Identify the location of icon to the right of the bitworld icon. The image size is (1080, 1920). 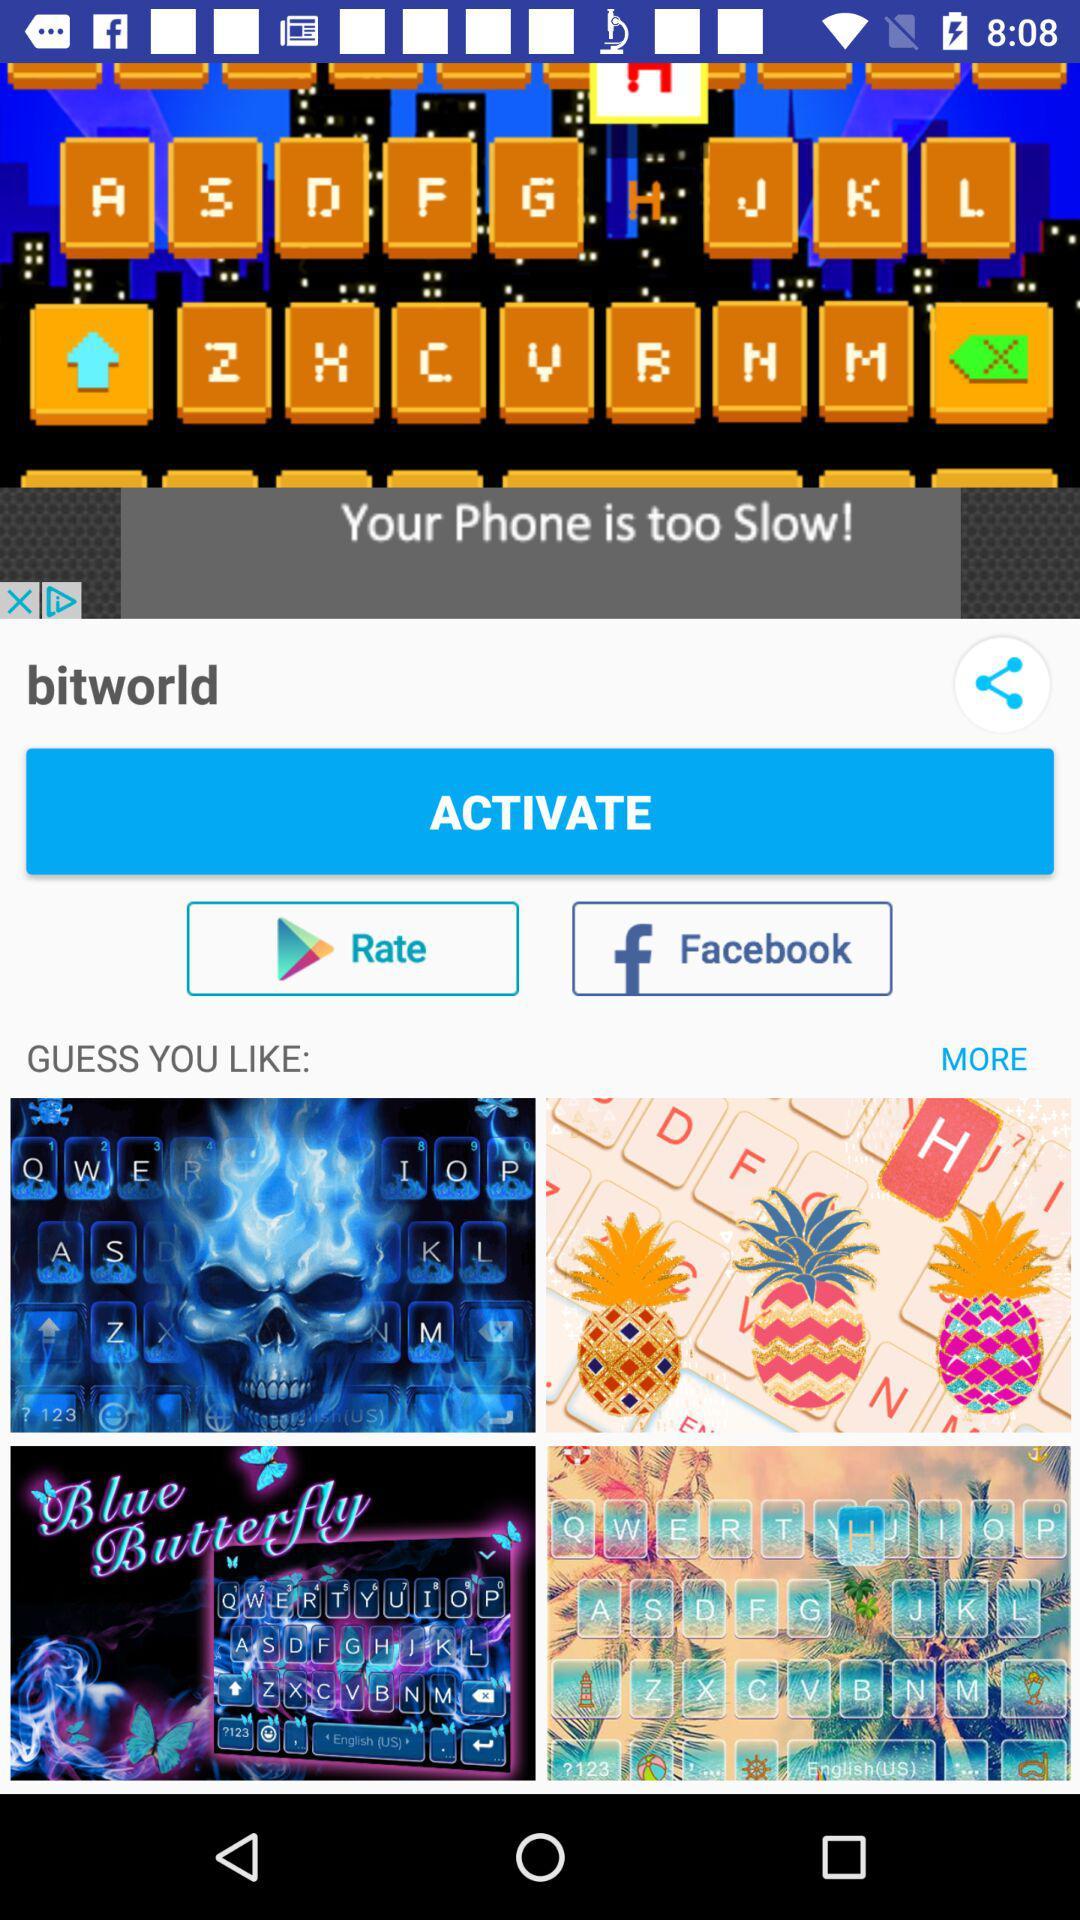
(1002, 683).